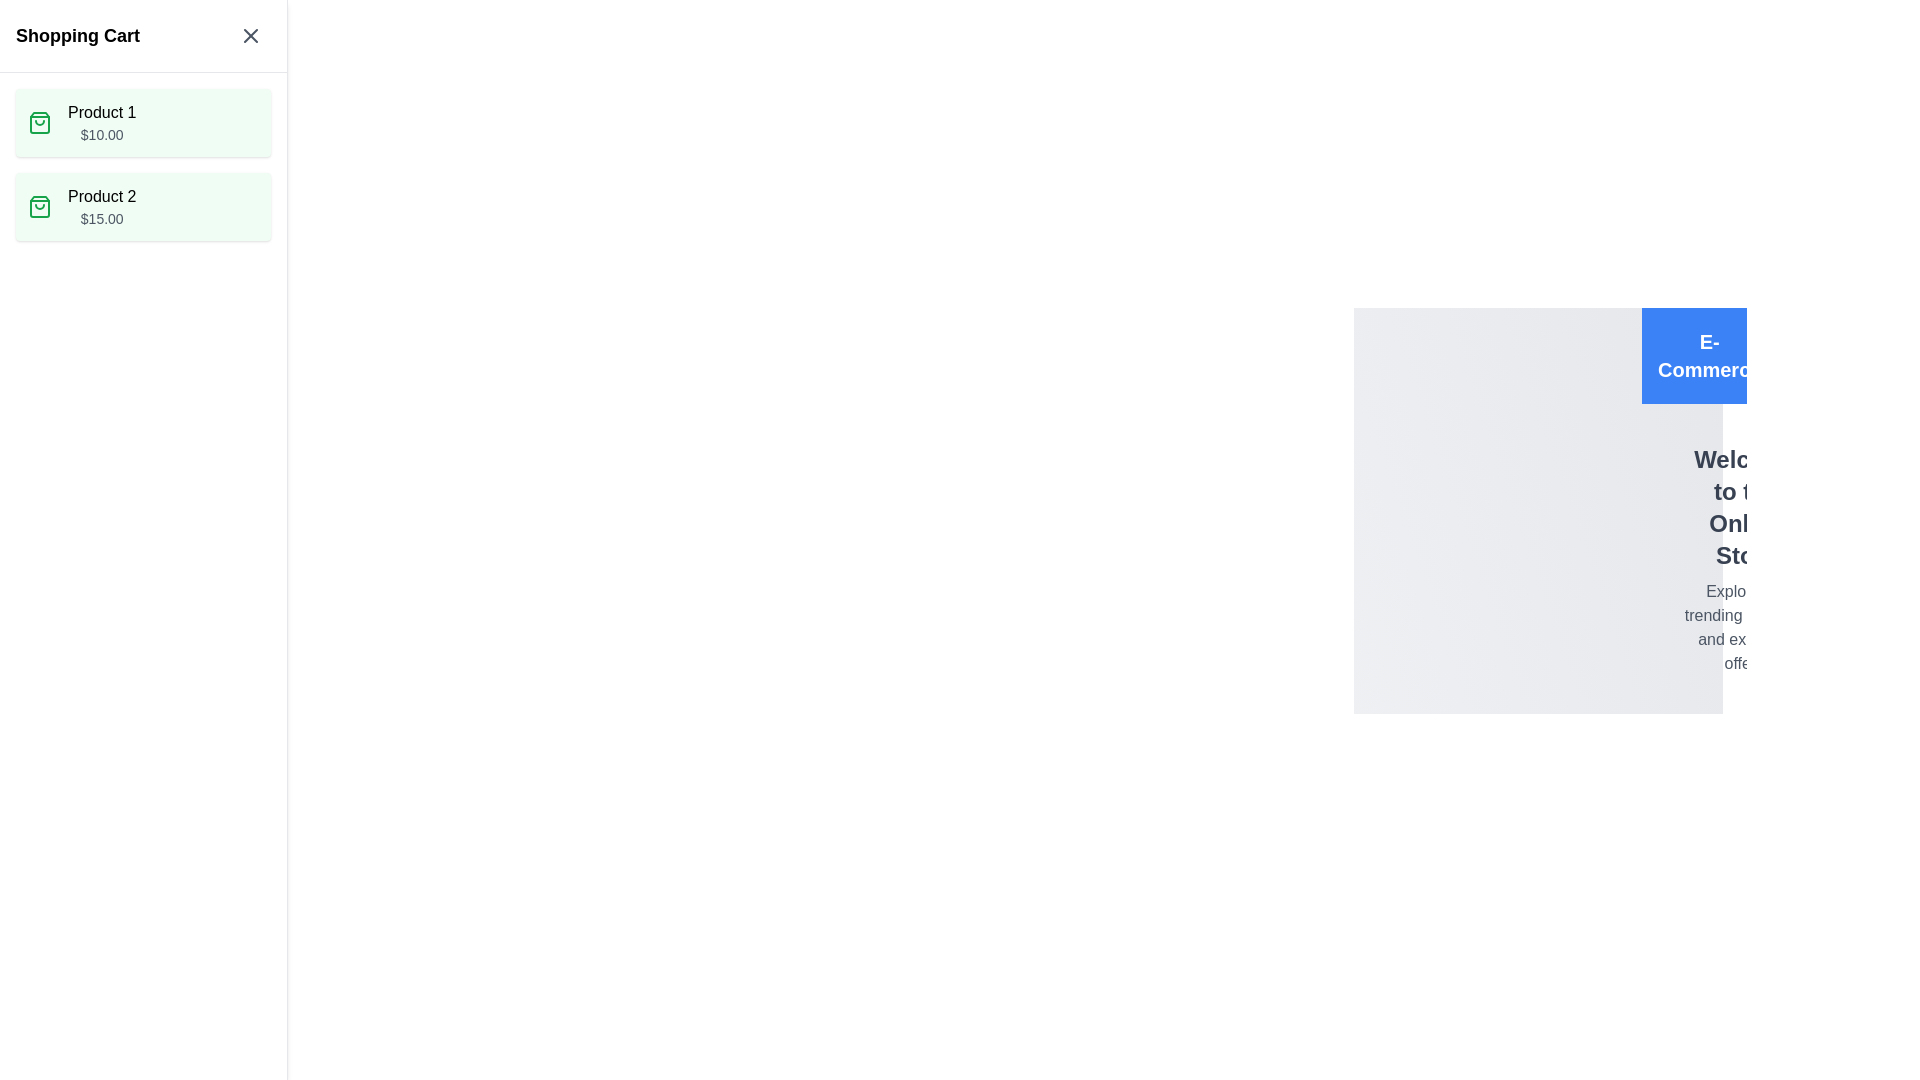 The width and height of the screenshot is (1920, 1080). What do you see at coordinates (39, 207) in the screenshot?
I see `the shopping bag icon located to the left of the text 'Product 2' within the product card` at bounding box center [39, 207].